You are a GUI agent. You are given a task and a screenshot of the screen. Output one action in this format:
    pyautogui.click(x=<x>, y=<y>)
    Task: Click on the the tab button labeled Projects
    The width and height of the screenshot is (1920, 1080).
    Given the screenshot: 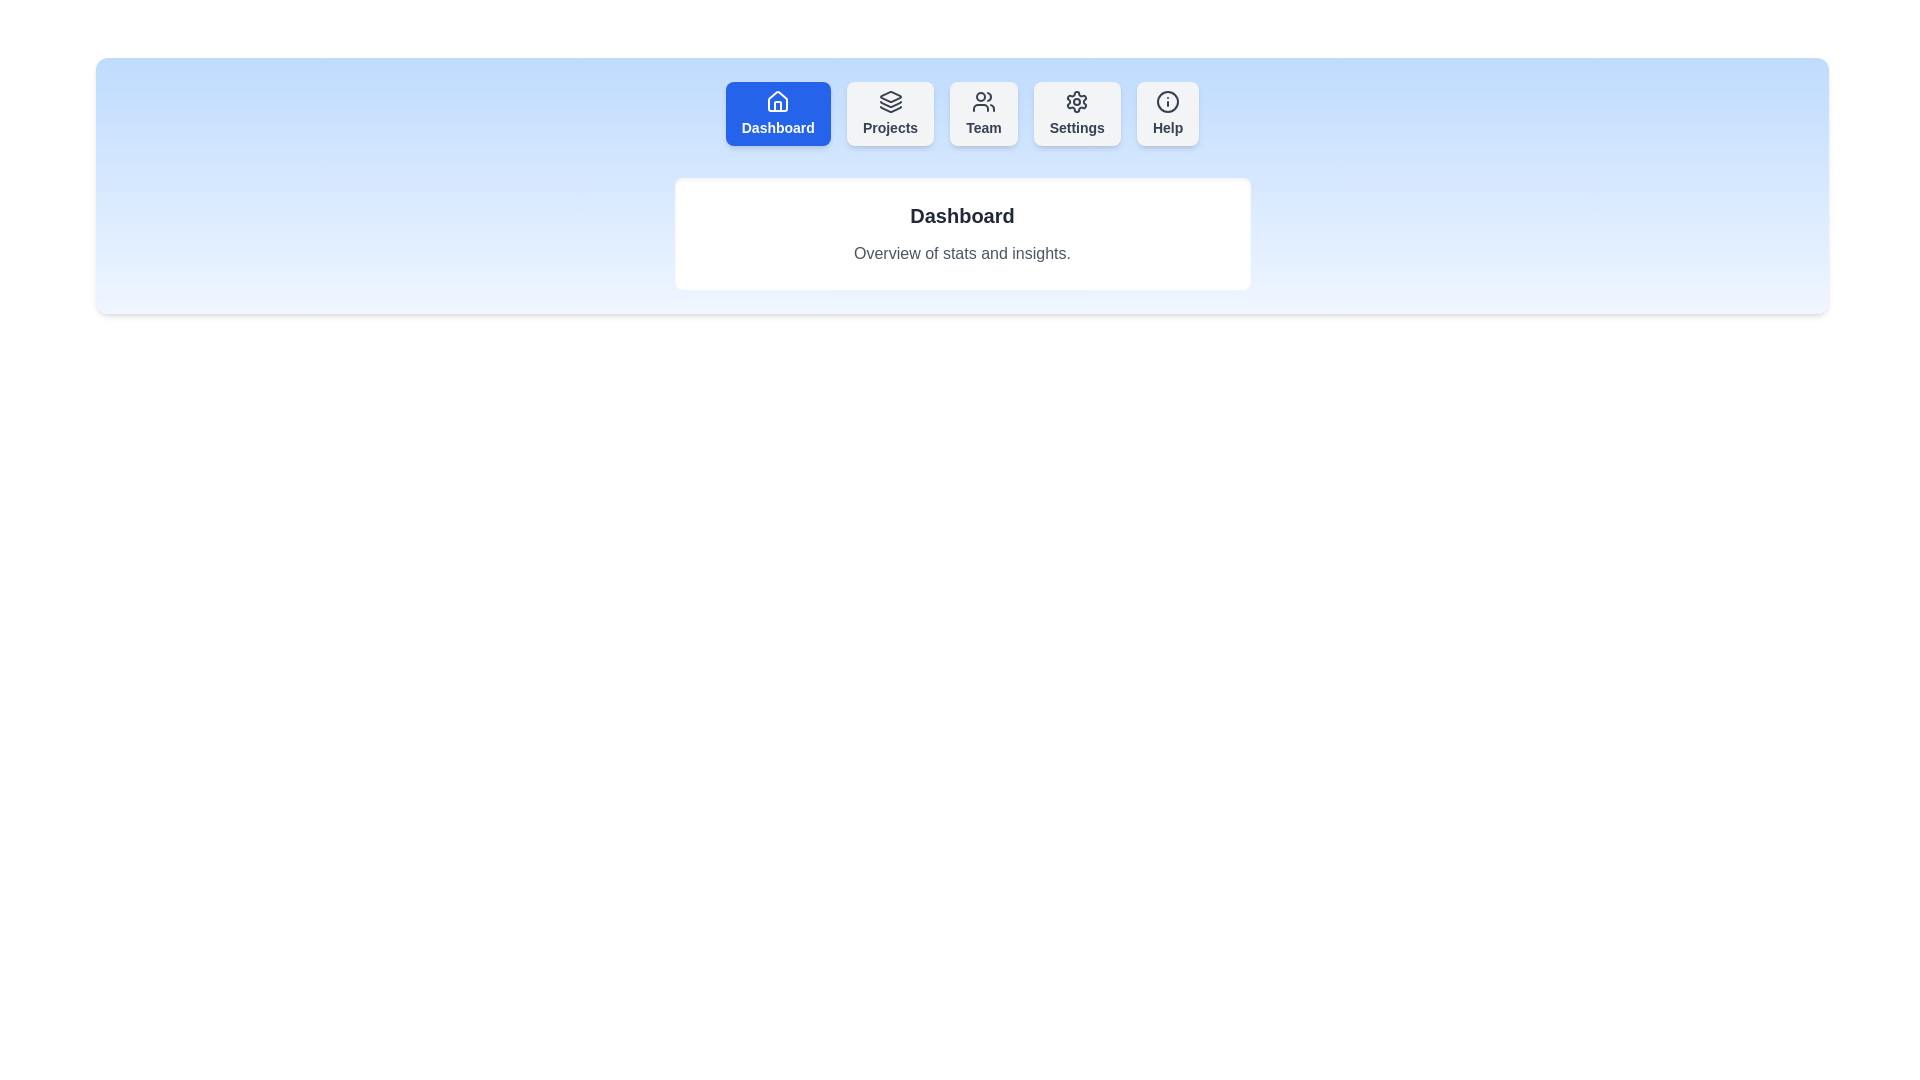 What is the action you would take?
    pyautogui.click(x=888, y=114)
    